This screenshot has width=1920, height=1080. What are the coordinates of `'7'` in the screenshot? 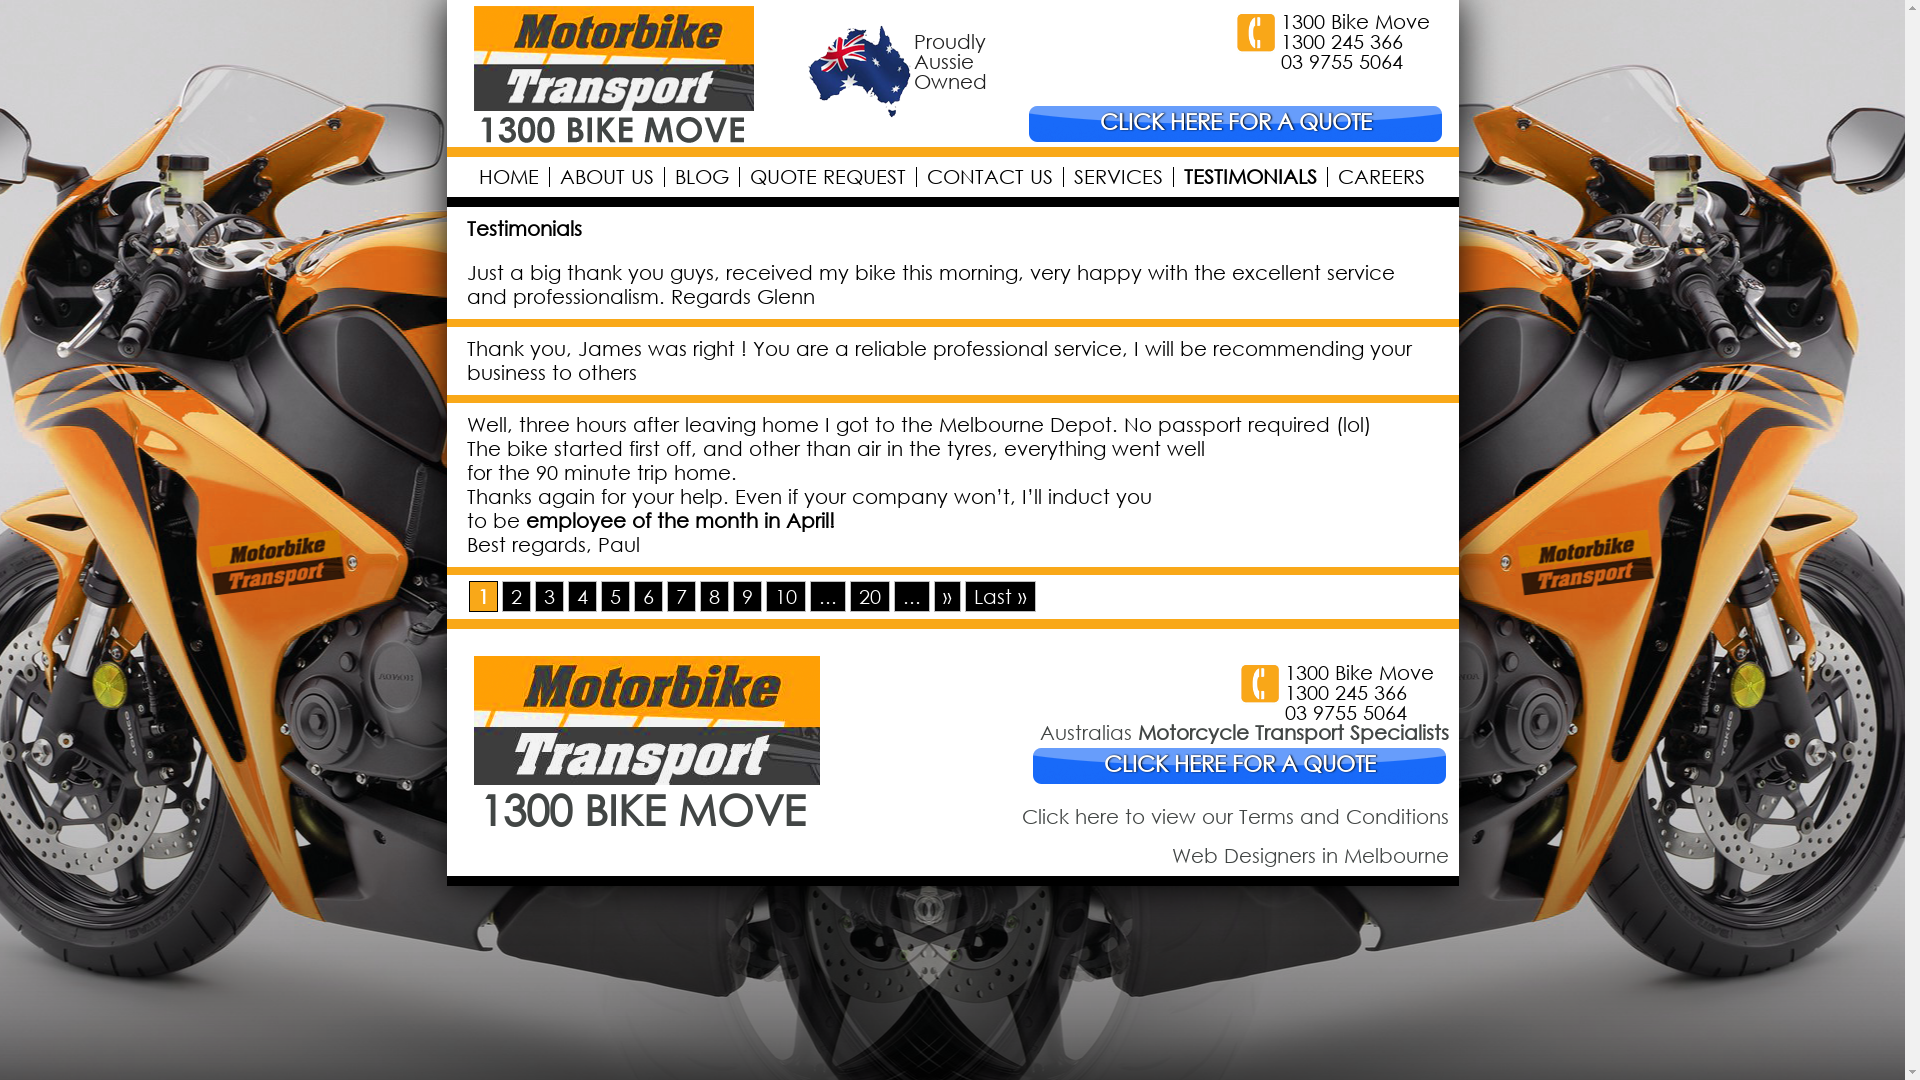 It's located at (680, 595).